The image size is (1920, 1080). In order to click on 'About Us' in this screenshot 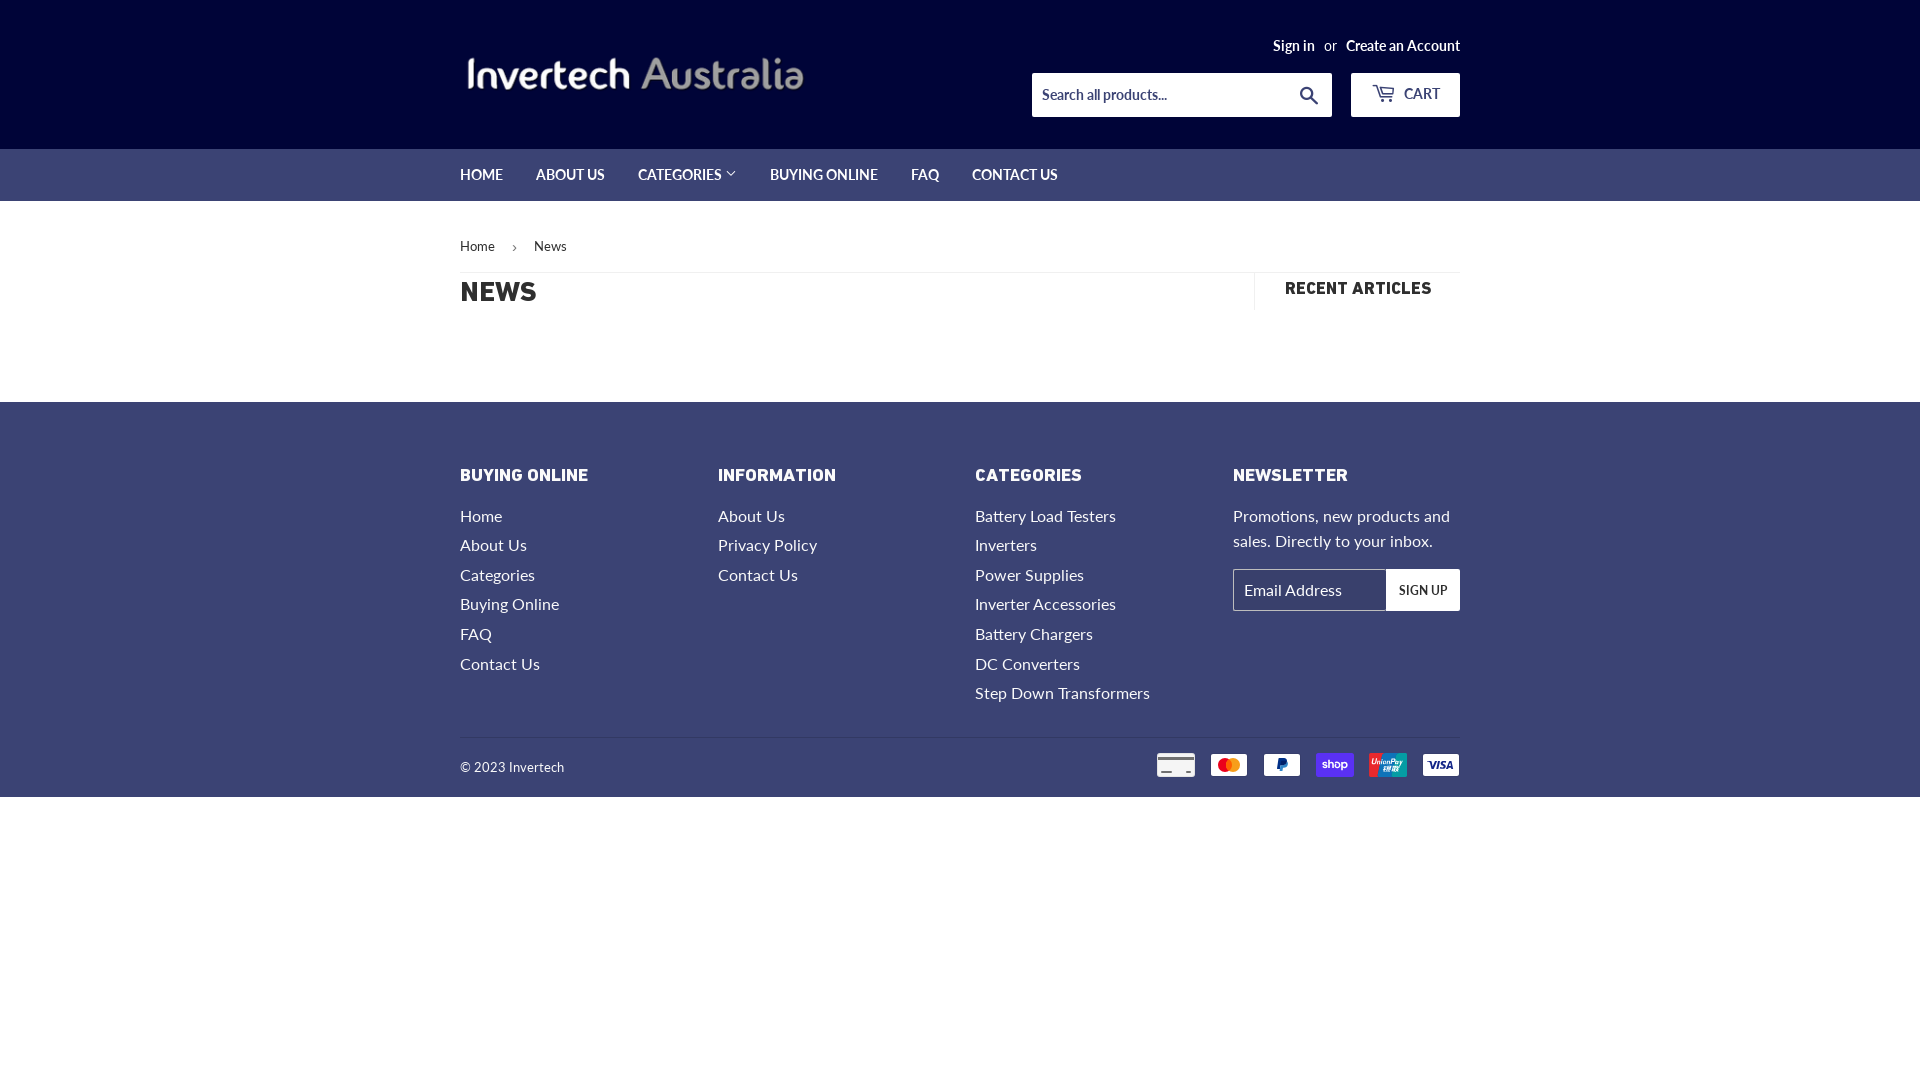, I will do `click(750, 514)`.